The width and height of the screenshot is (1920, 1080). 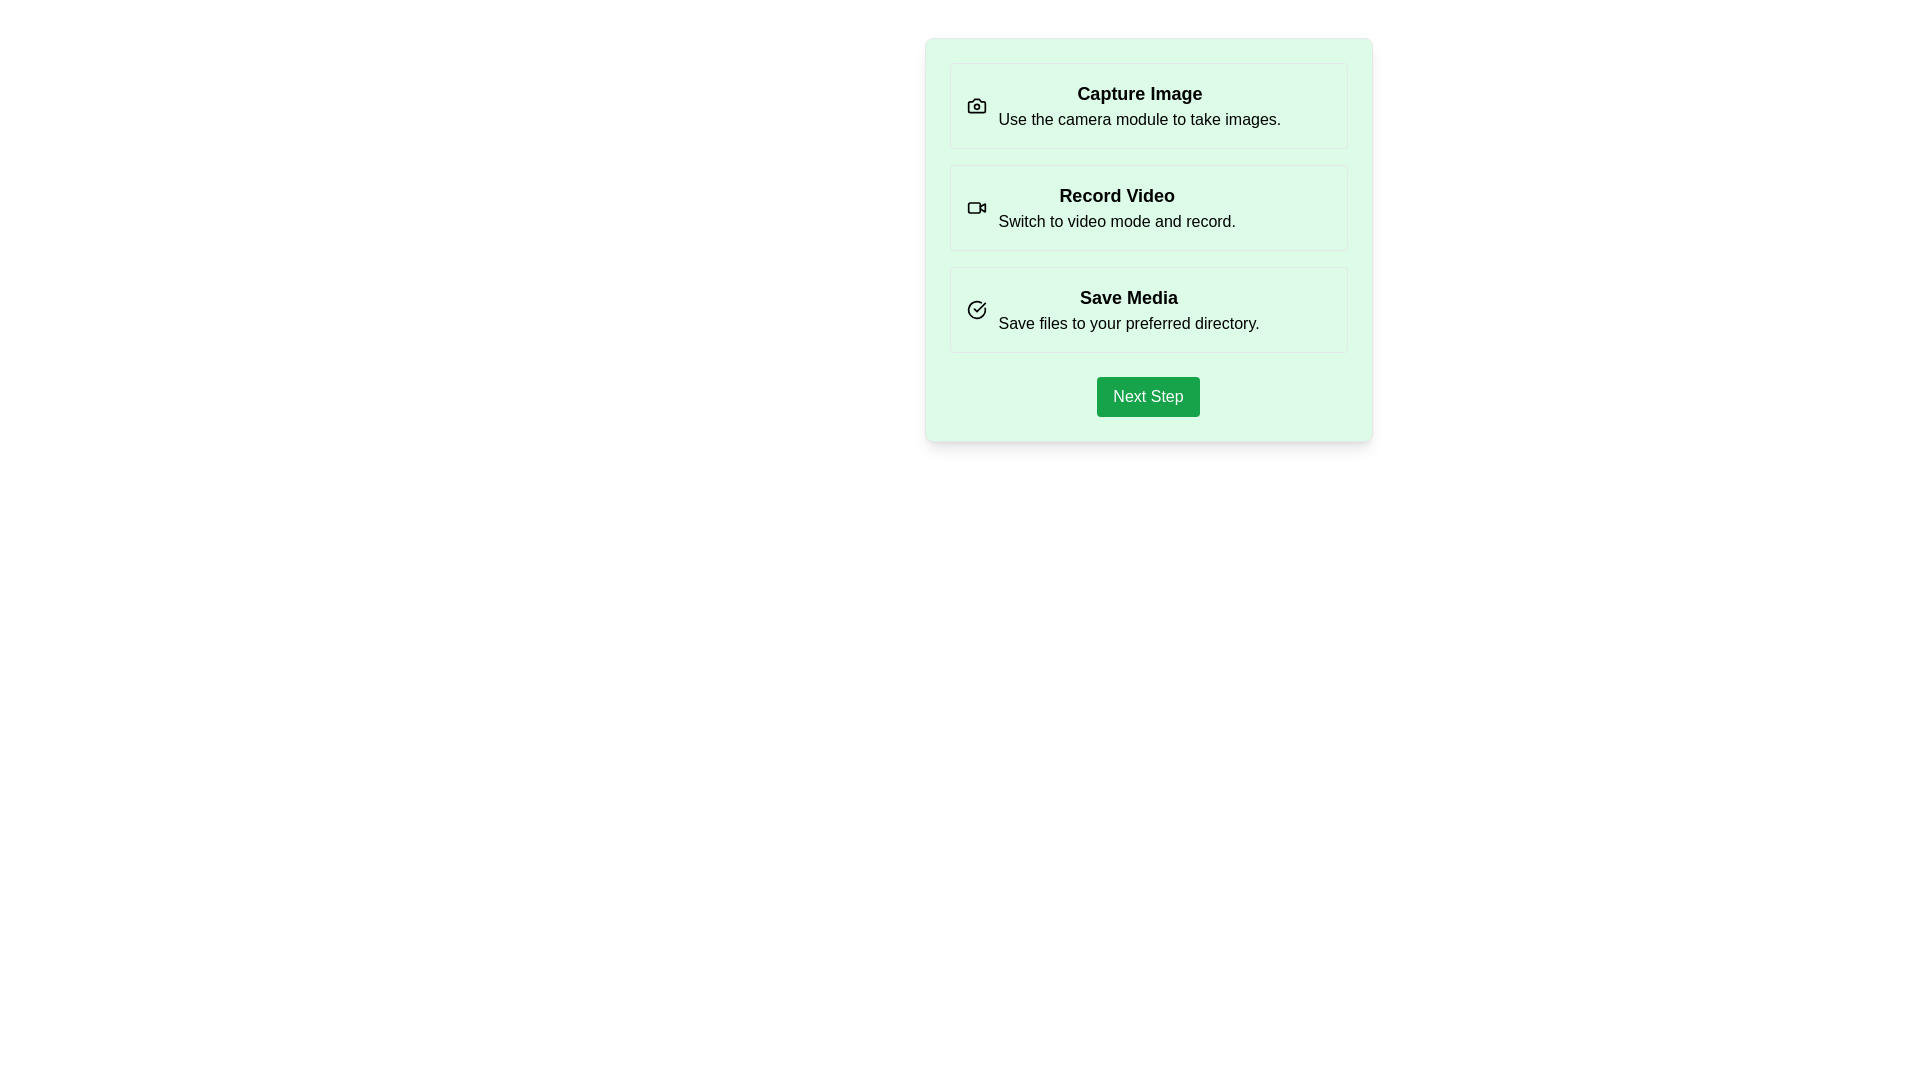 I want to click on the 'Capture Image' descriptive text block located inside the square panel at the top, so click(x=1139, y=105).